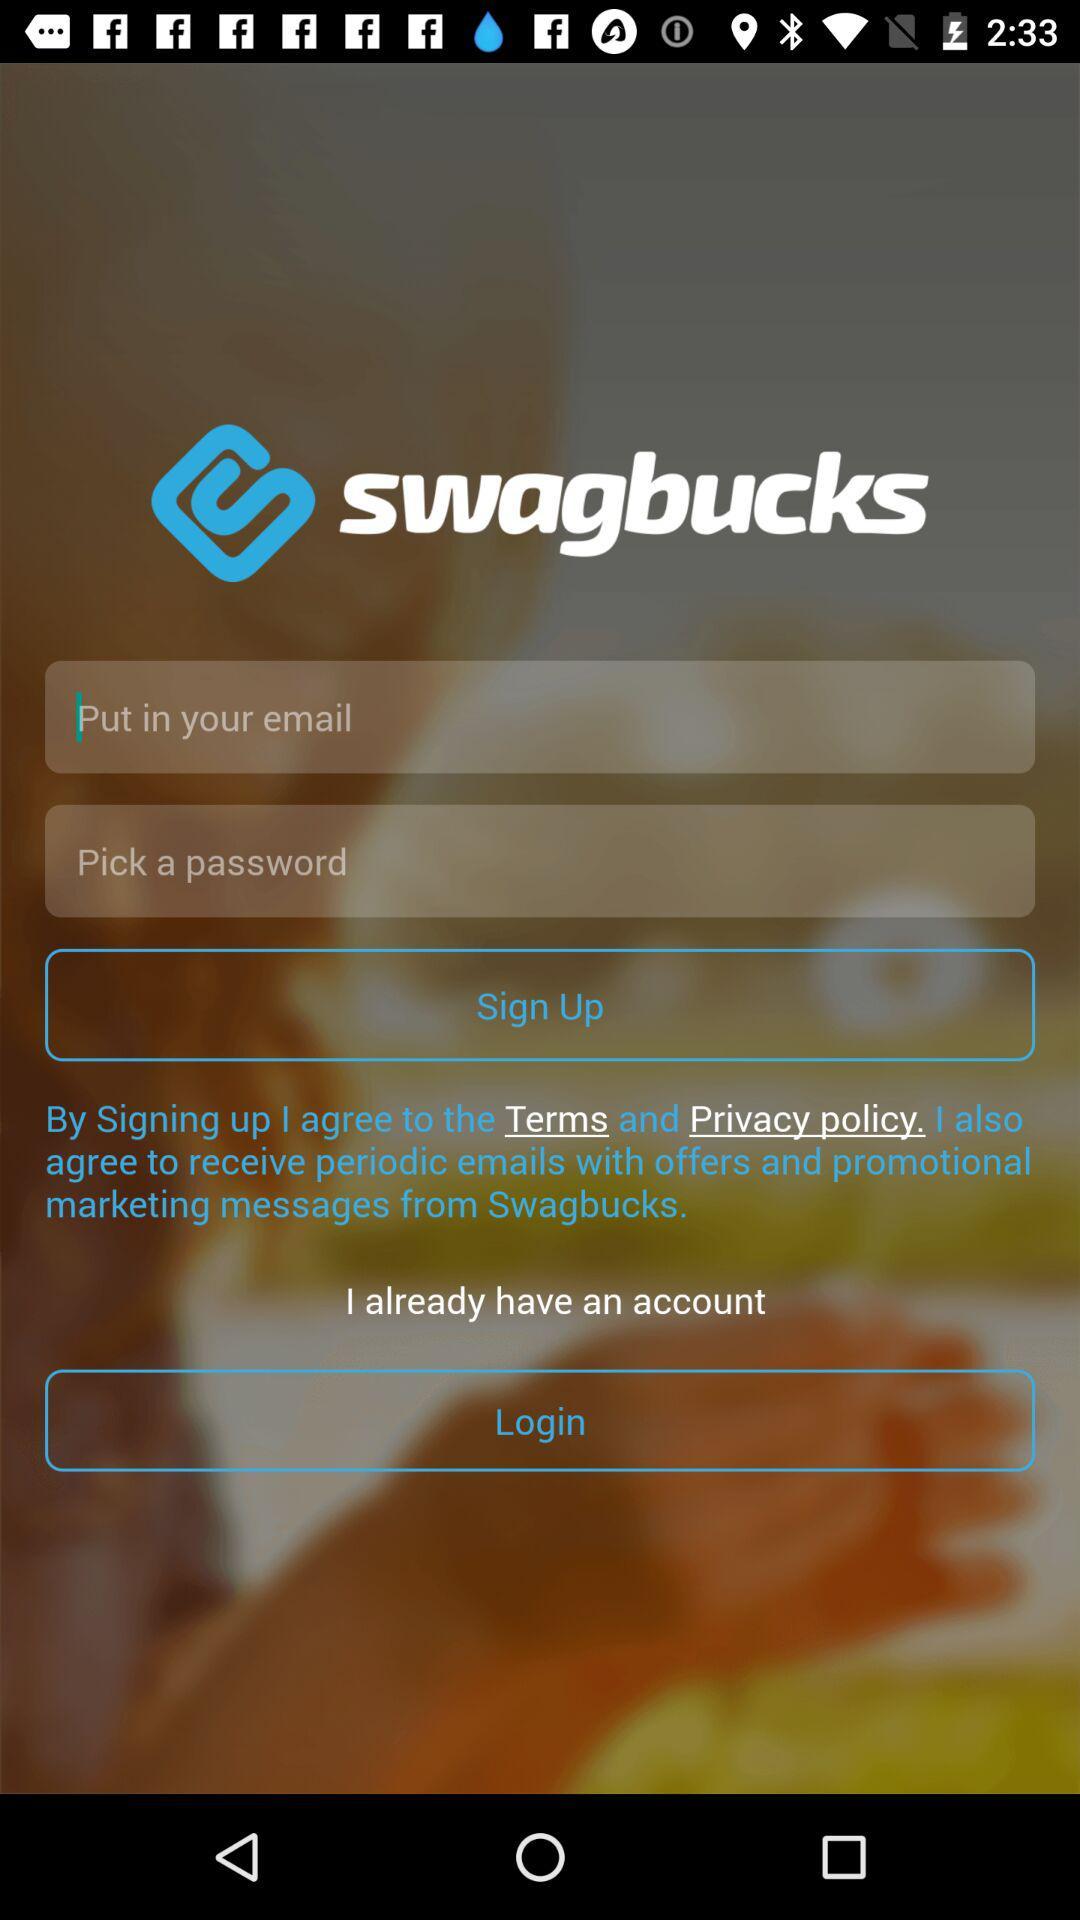 Image resolution: width=1080 pixels, height=1920 pixels. What do you see at coordinates (540, 860) in the screenshot?
I see `choose a password` at bounding box center [540, 860].